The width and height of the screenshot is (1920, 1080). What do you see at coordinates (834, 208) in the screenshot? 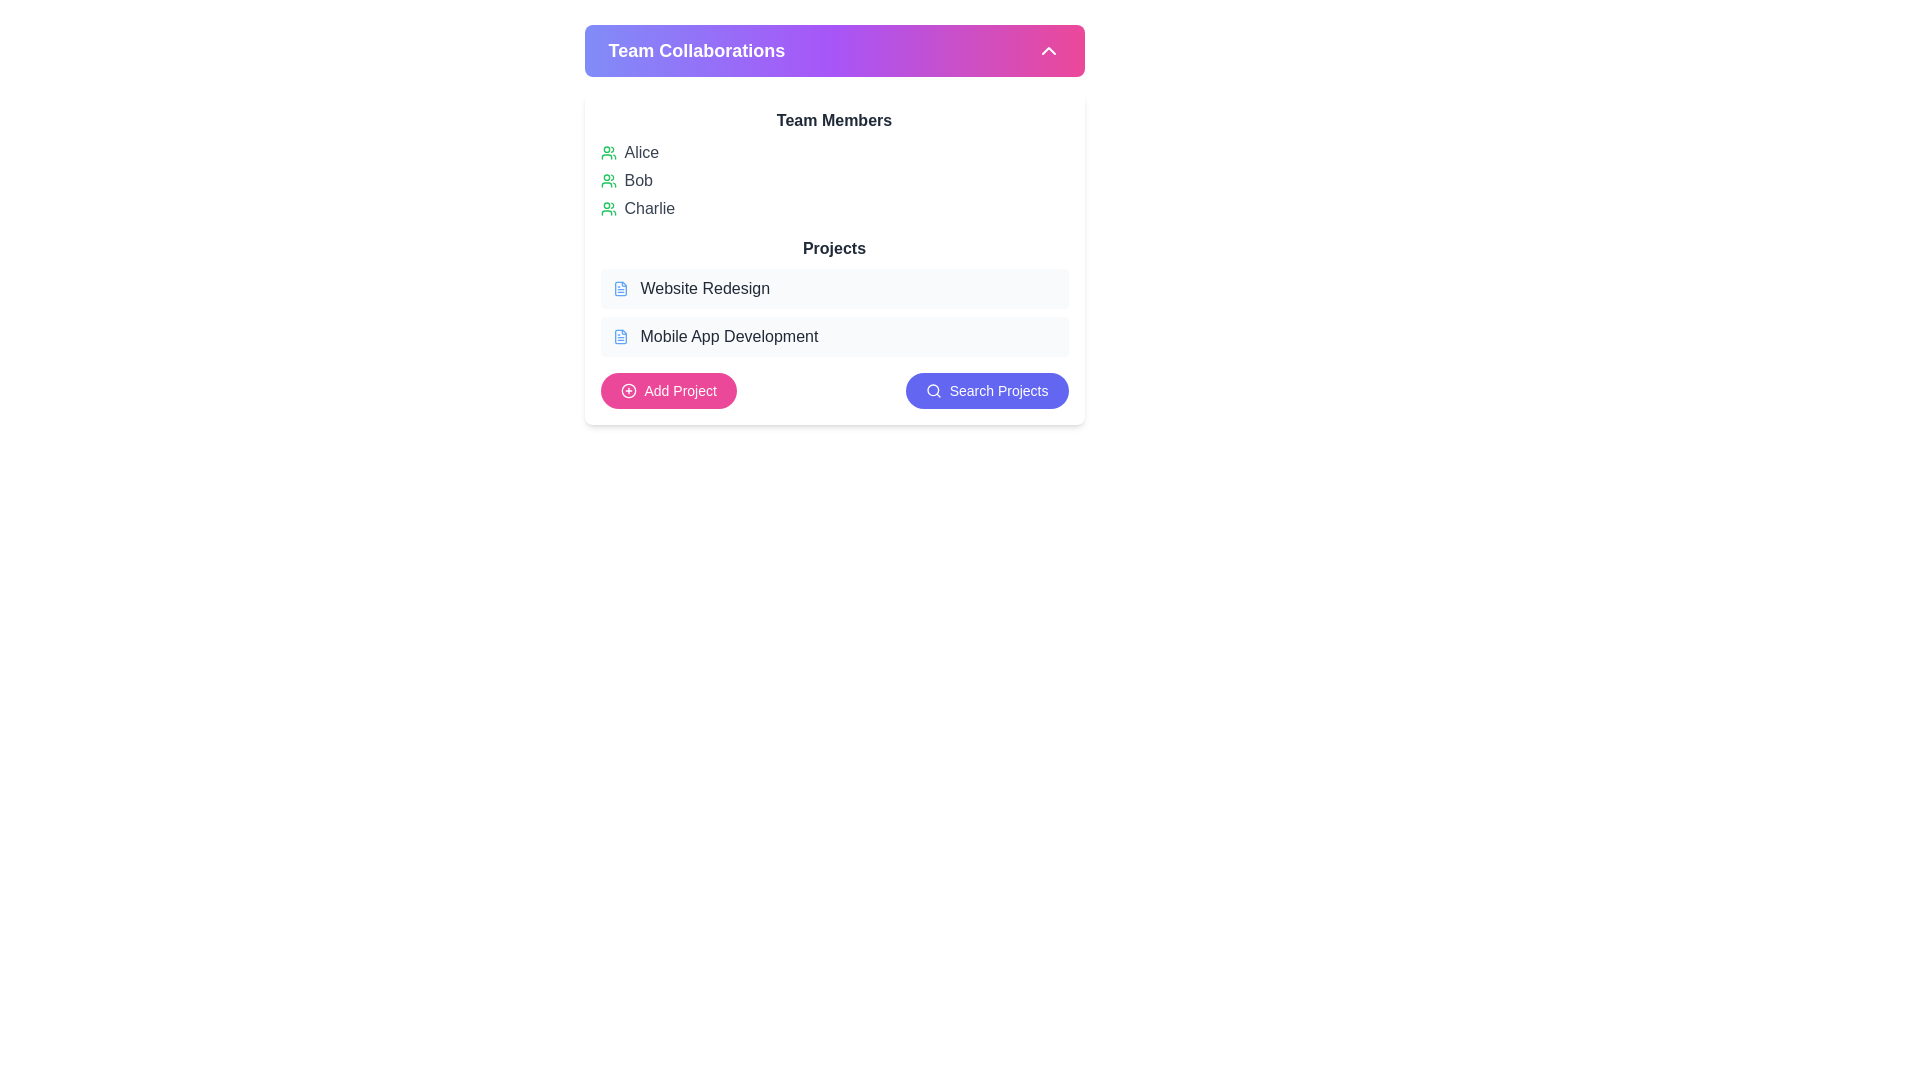
I see `the list item representing the team member 'Charlie', which is the third item under the 'Team Members' section` at bounding box center [834, 208].